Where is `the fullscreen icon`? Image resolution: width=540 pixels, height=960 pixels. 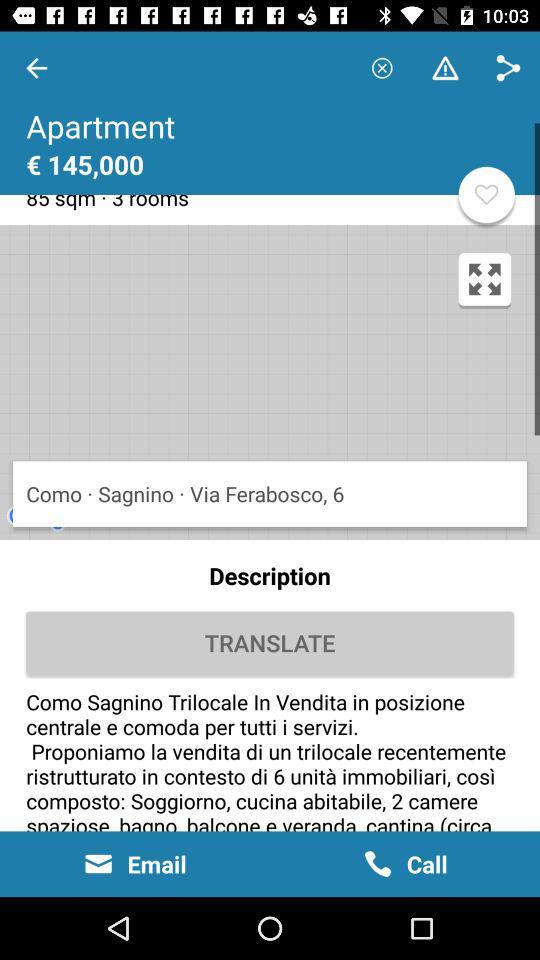 the fullscreen icon is located at coordinates (483, 278).